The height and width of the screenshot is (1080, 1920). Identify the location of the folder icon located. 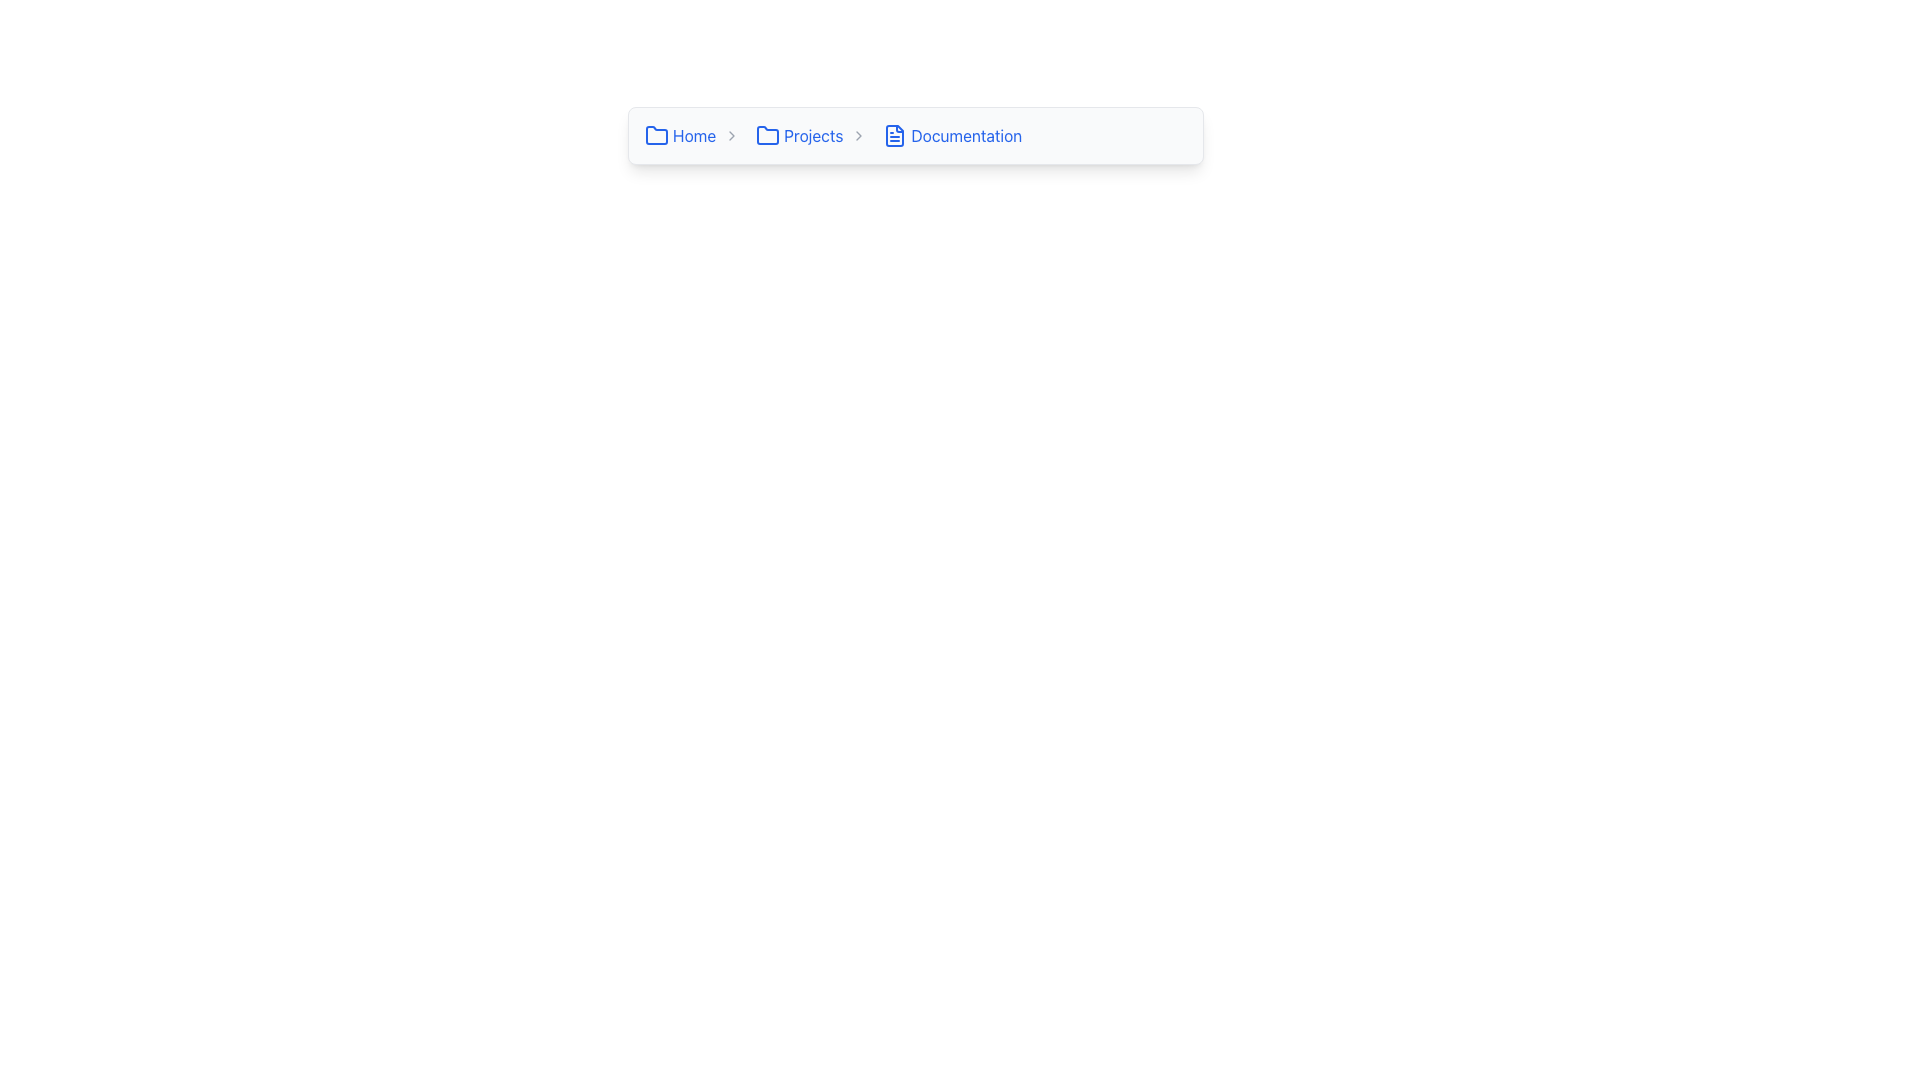
(657, 135).